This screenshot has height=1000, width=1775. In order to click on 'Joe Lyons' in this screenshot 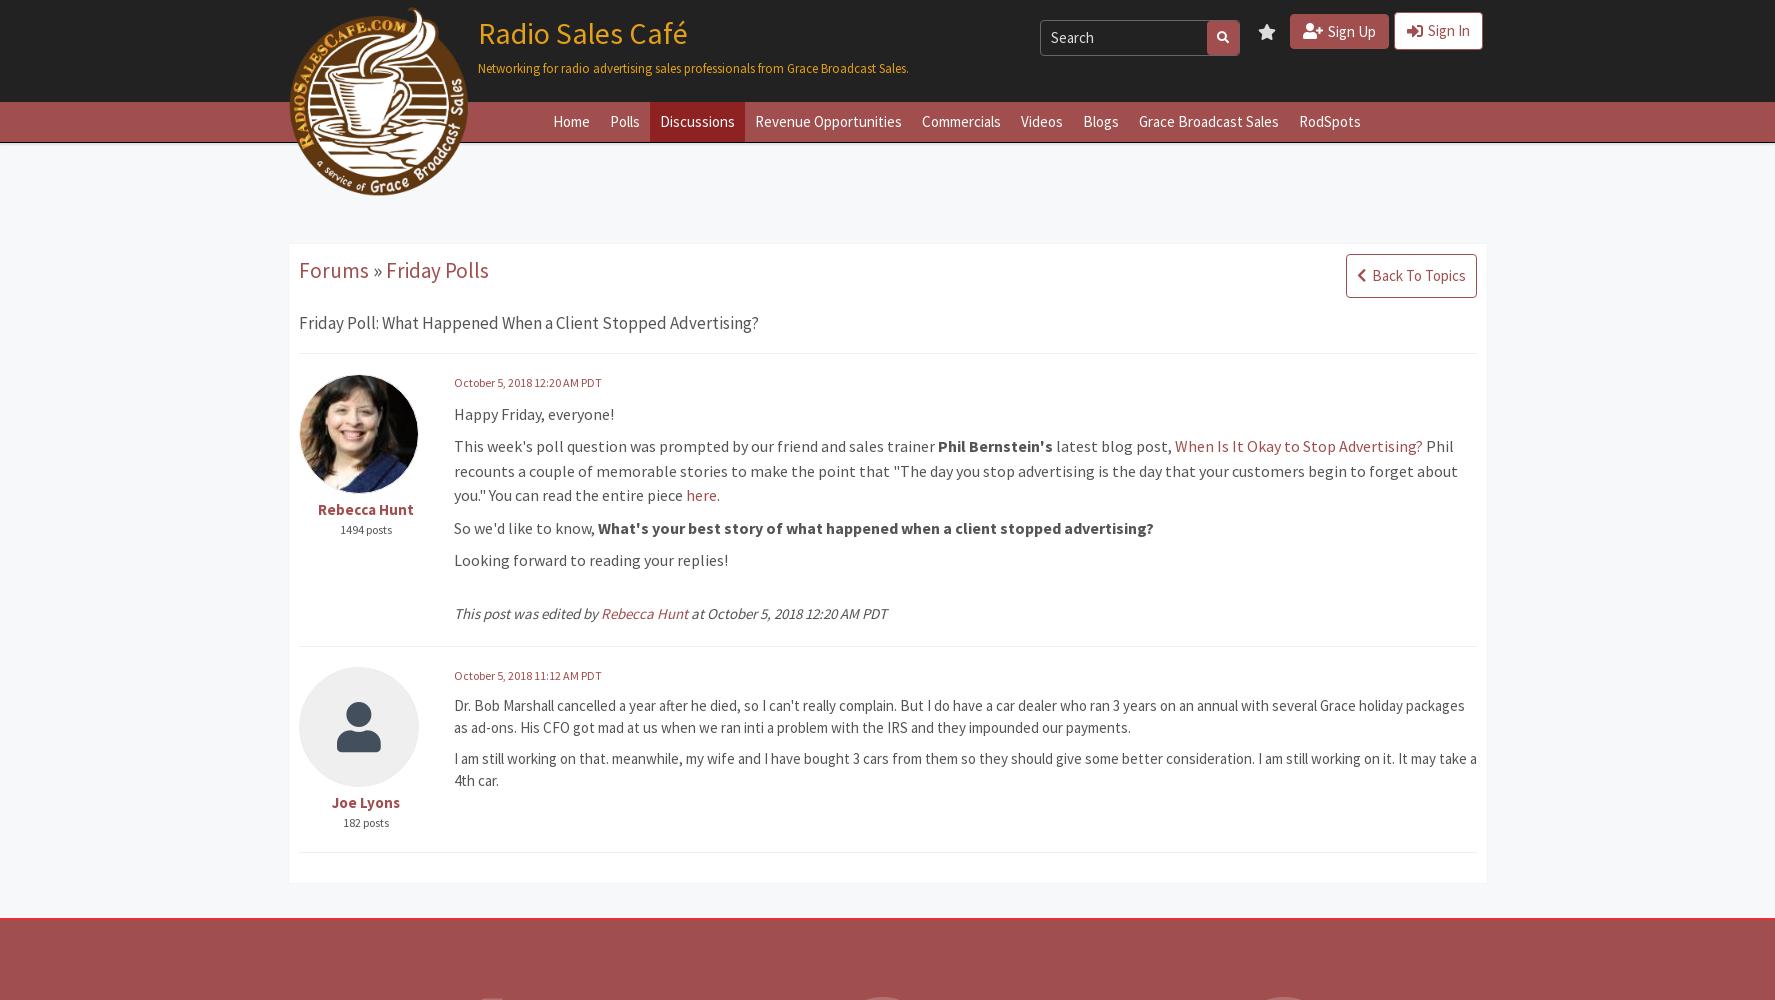, I will do `click(365, 801)`.